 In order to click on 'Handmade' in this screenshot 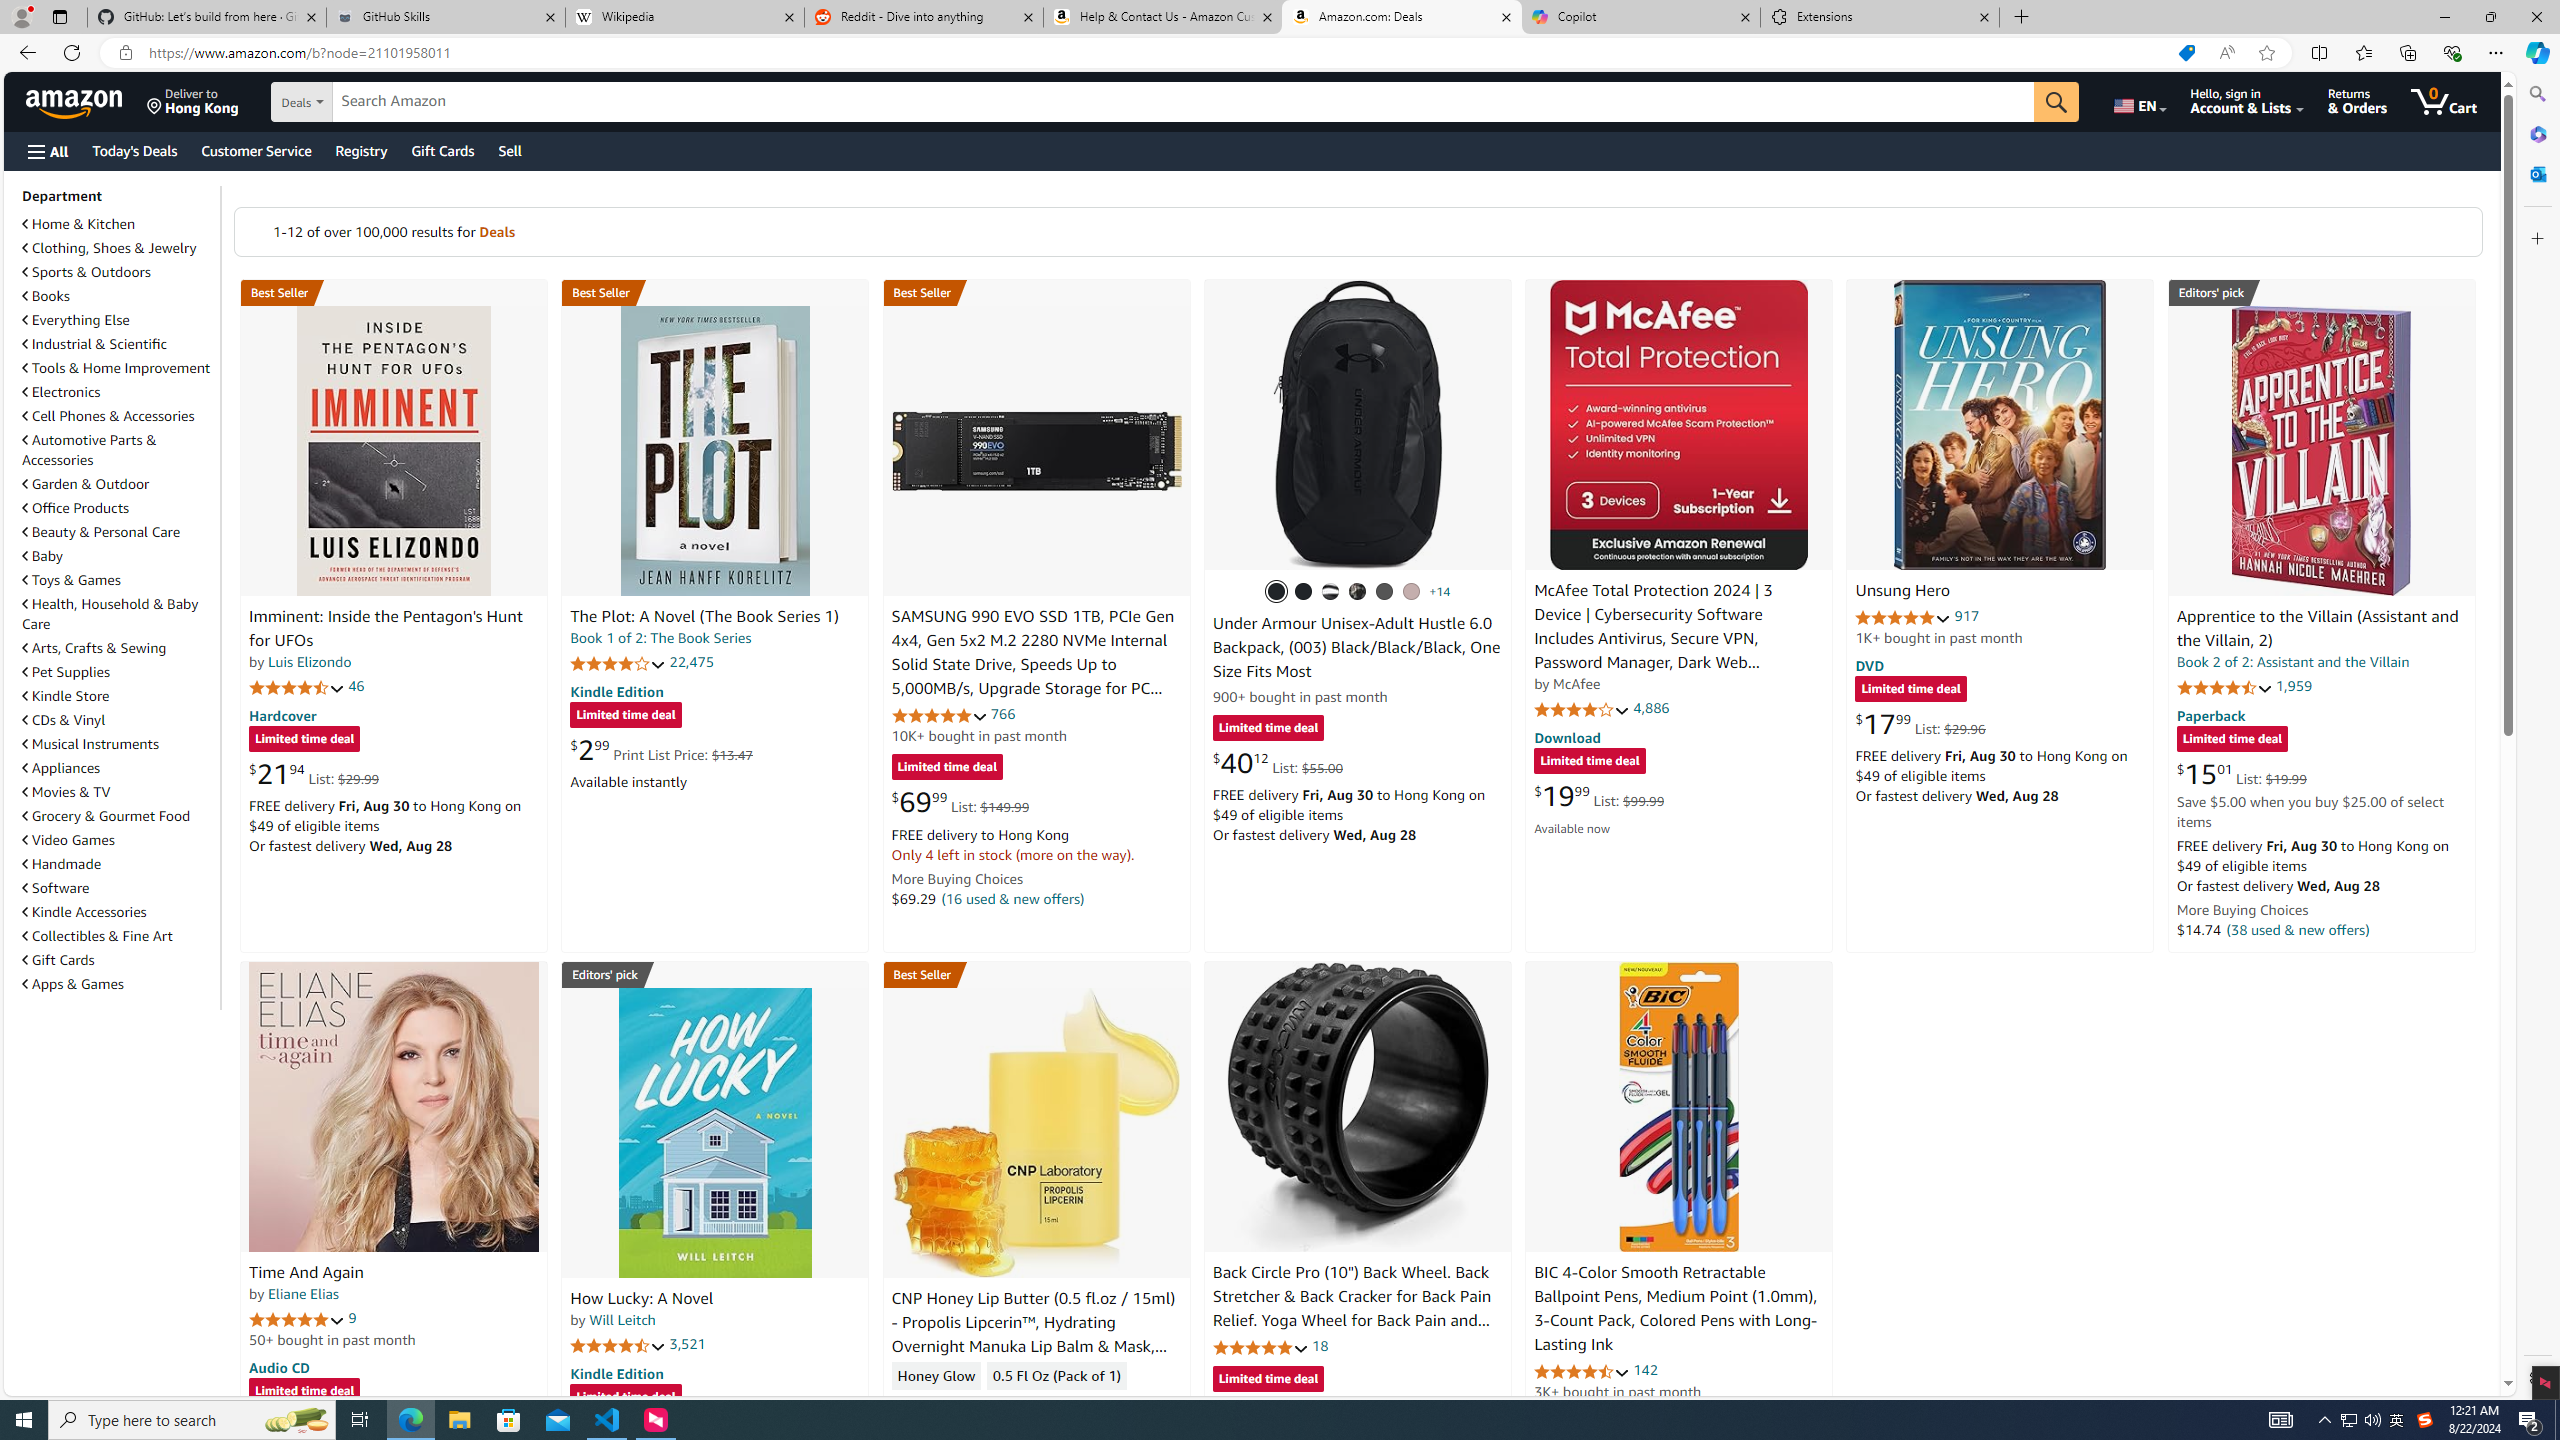, I will do `click(118, 863)`.